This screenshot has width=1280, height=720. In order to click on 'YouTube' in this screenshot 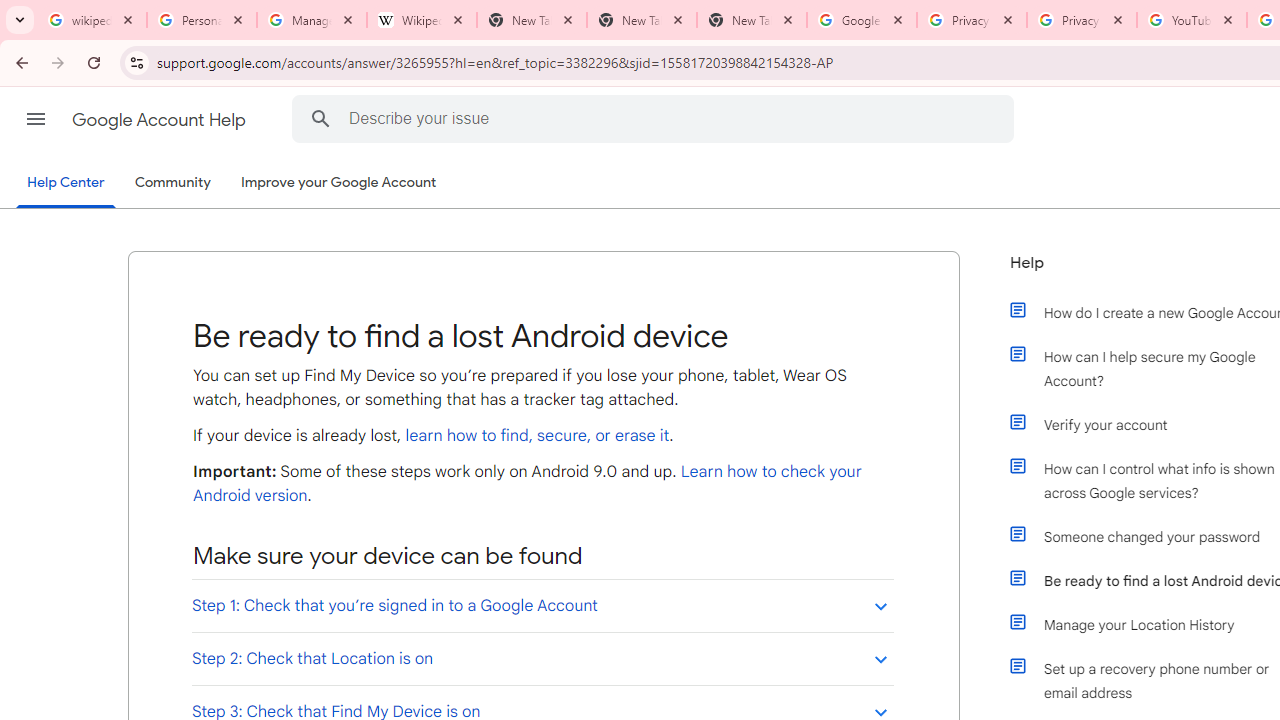, I will do `click(1191, 20)`.